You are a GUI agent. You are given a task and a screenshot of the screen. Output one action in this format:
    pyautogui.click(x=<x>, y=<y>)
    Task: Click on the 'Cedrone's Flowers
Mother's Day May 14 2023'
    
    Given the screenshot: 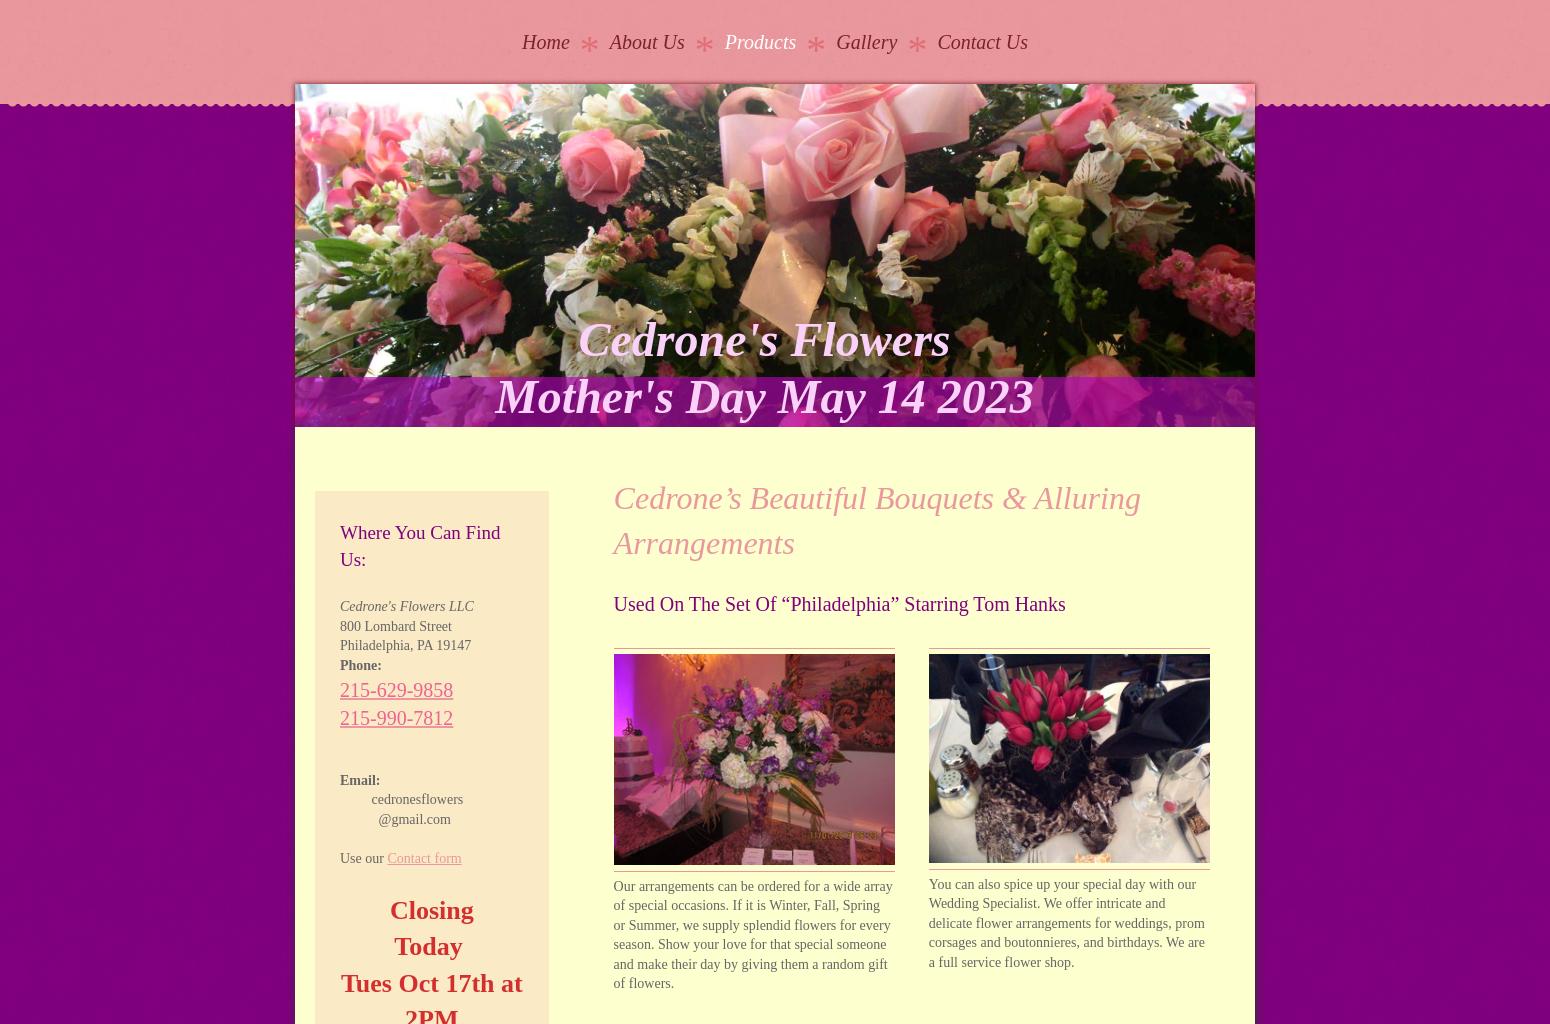 What is the action you would take?
    pyautogui.click(x=763, y=367)
    